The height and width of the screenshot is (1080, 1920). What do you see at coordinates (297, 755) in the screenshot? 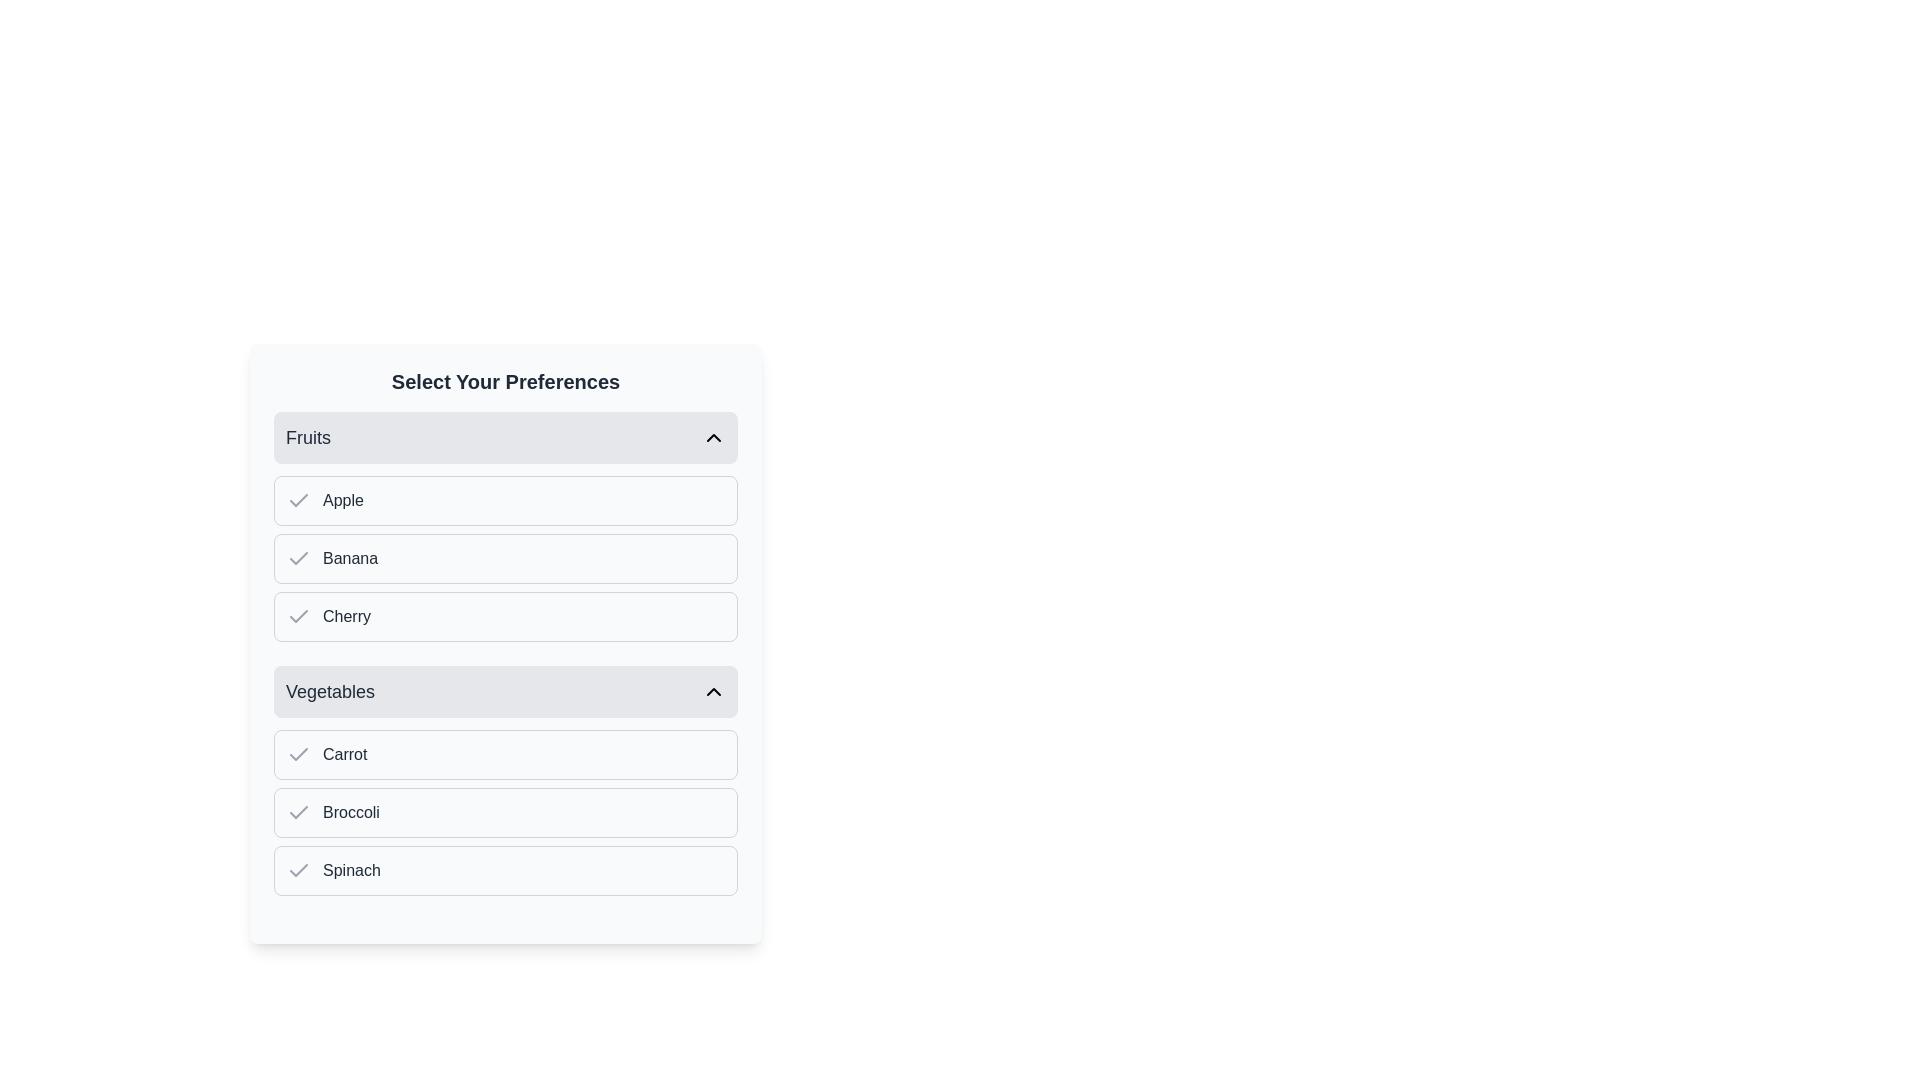
I see `the small checkmark icon associated with the 'Carrot' list item under the 'Vegetables' section` at bounding box center [297, 755].